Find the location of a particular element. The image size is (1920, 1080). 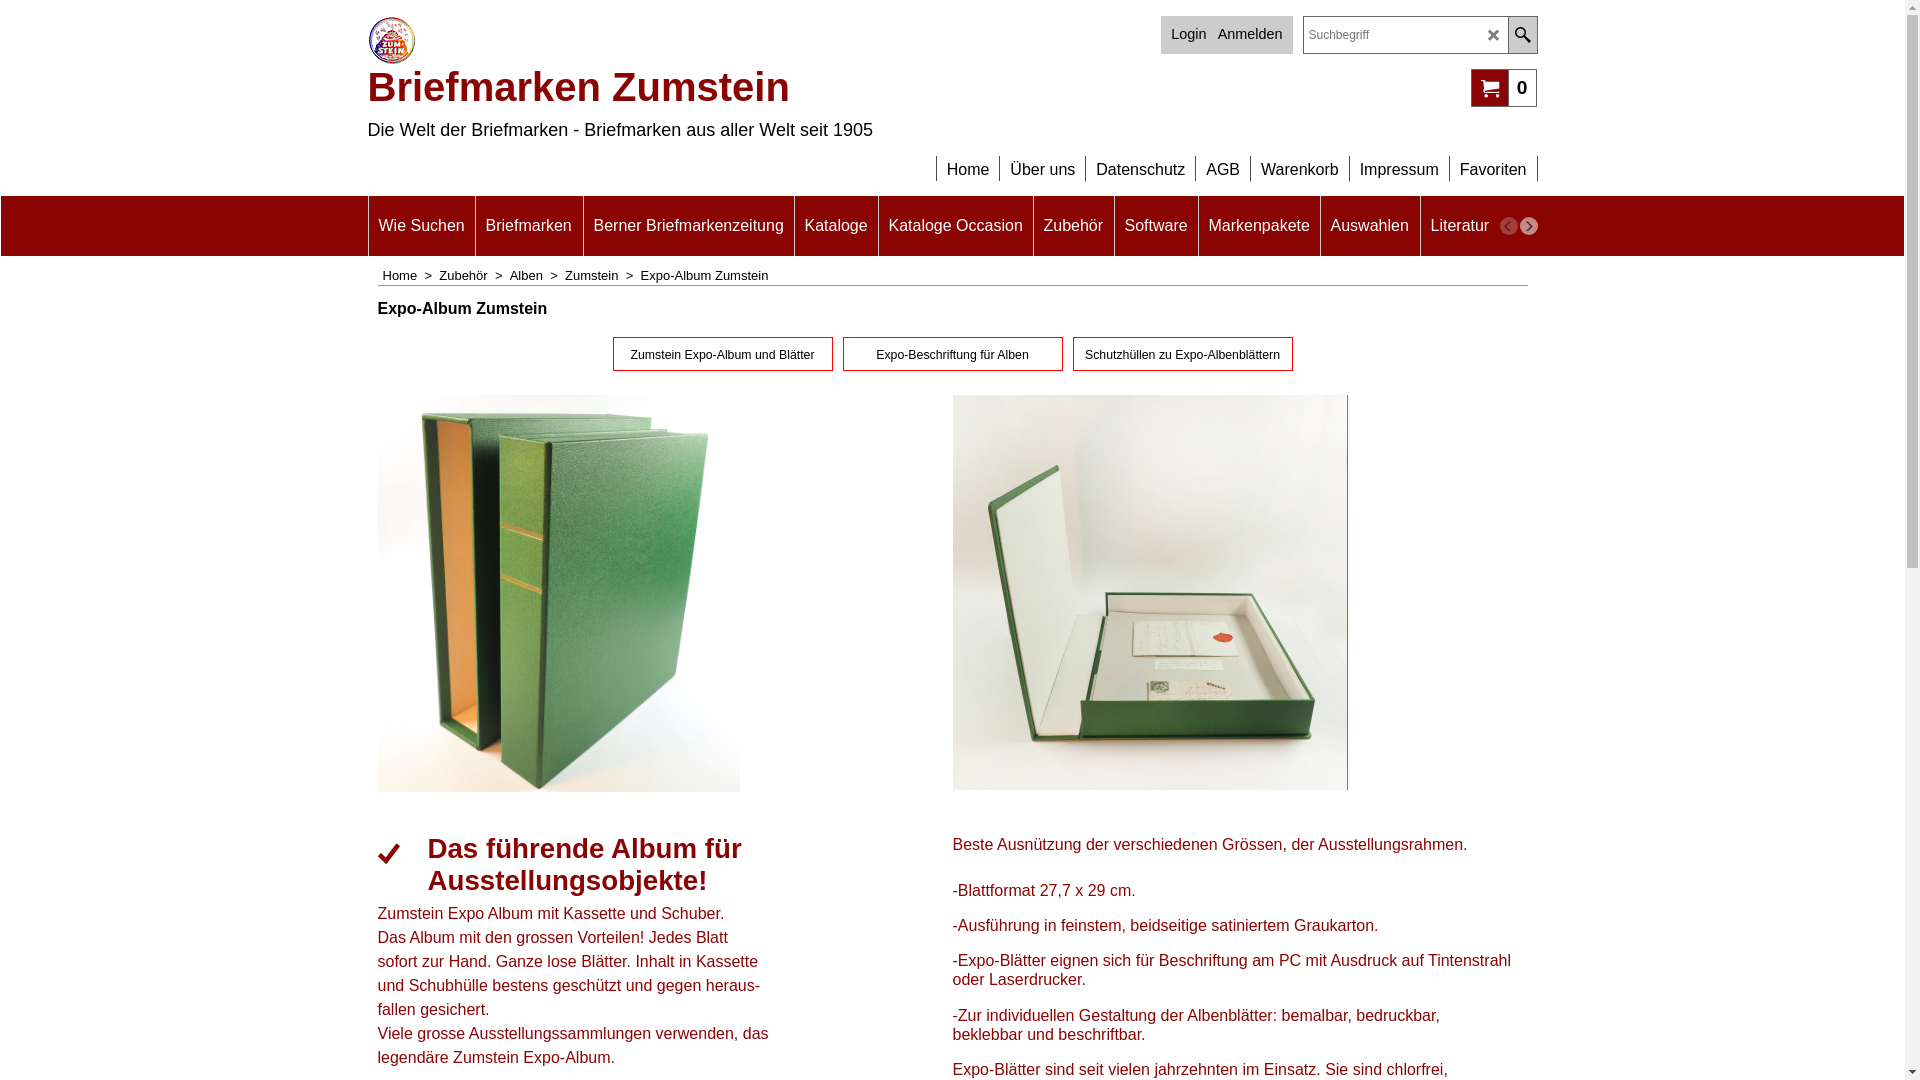

'Home' is located at coordinates (968, 159).